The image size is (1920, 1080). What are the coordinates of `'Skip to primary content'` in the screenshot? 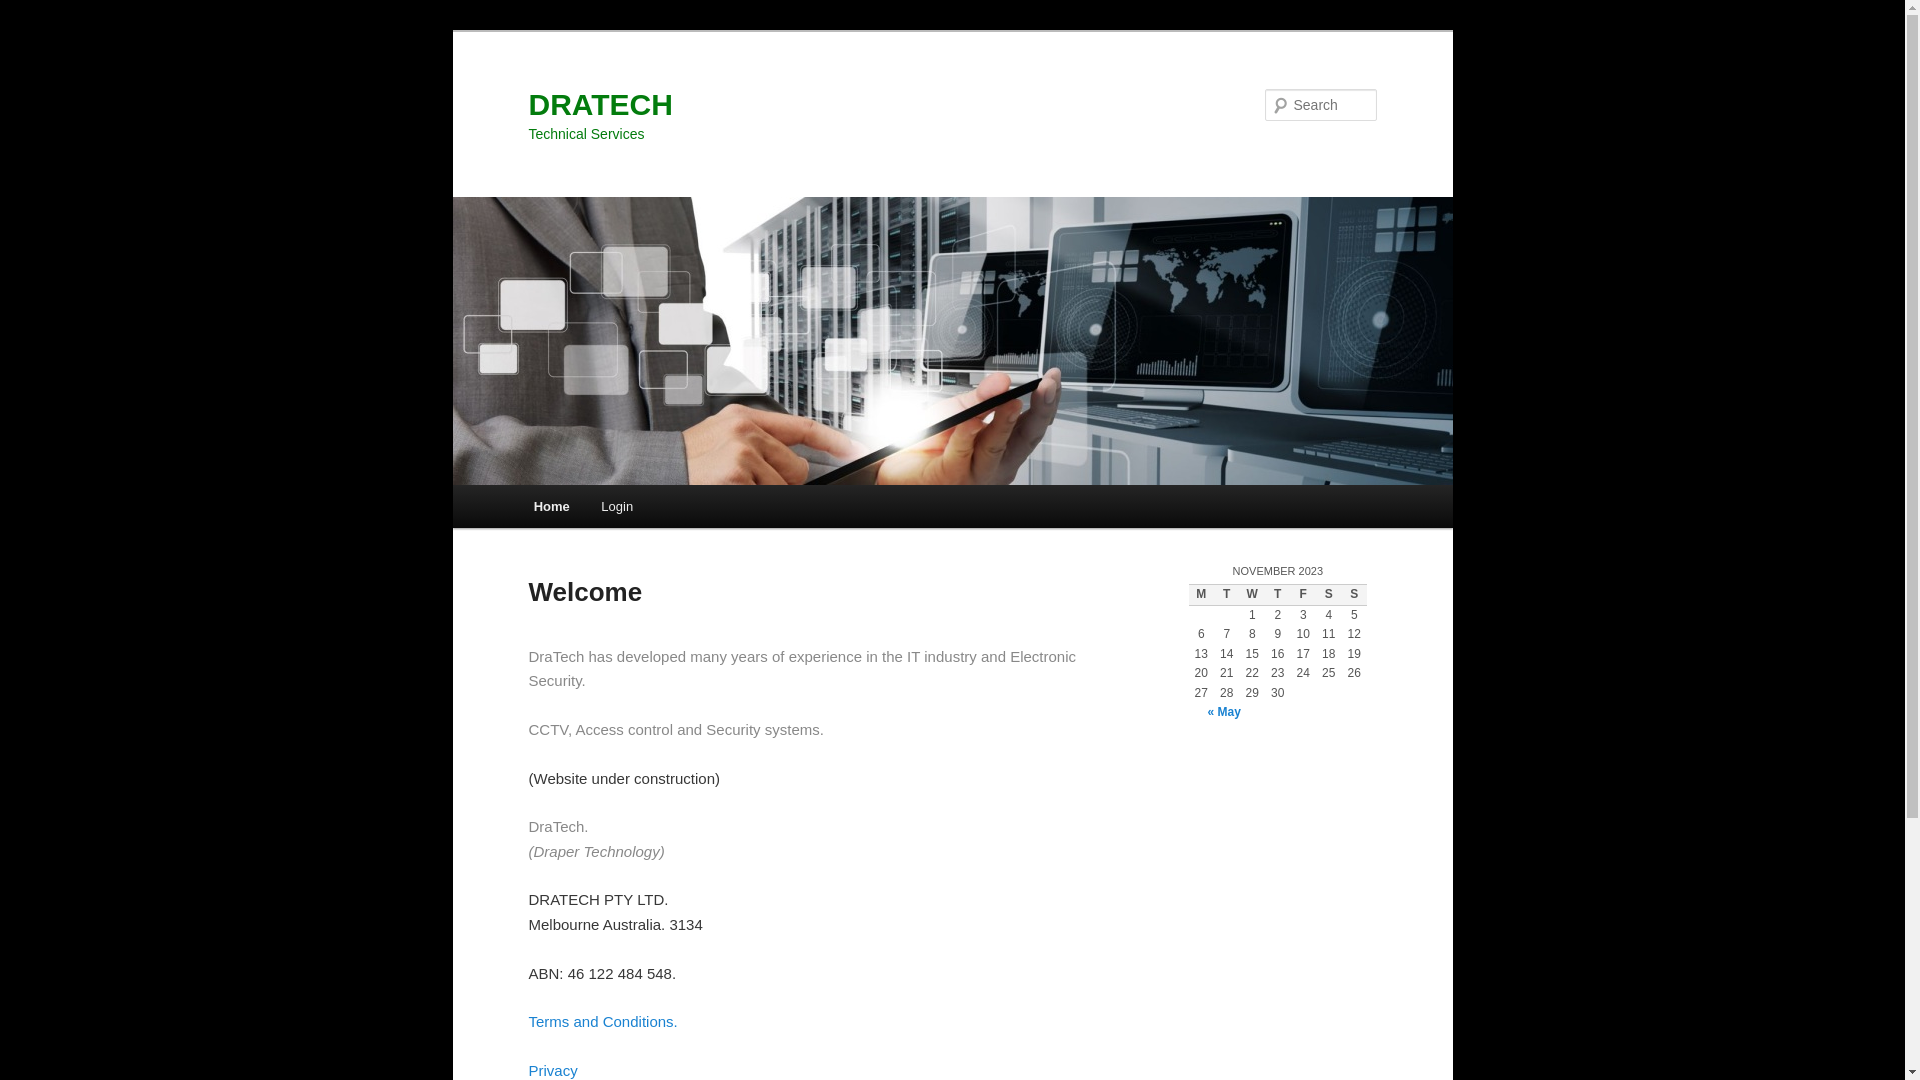 It's located at (30, 30).